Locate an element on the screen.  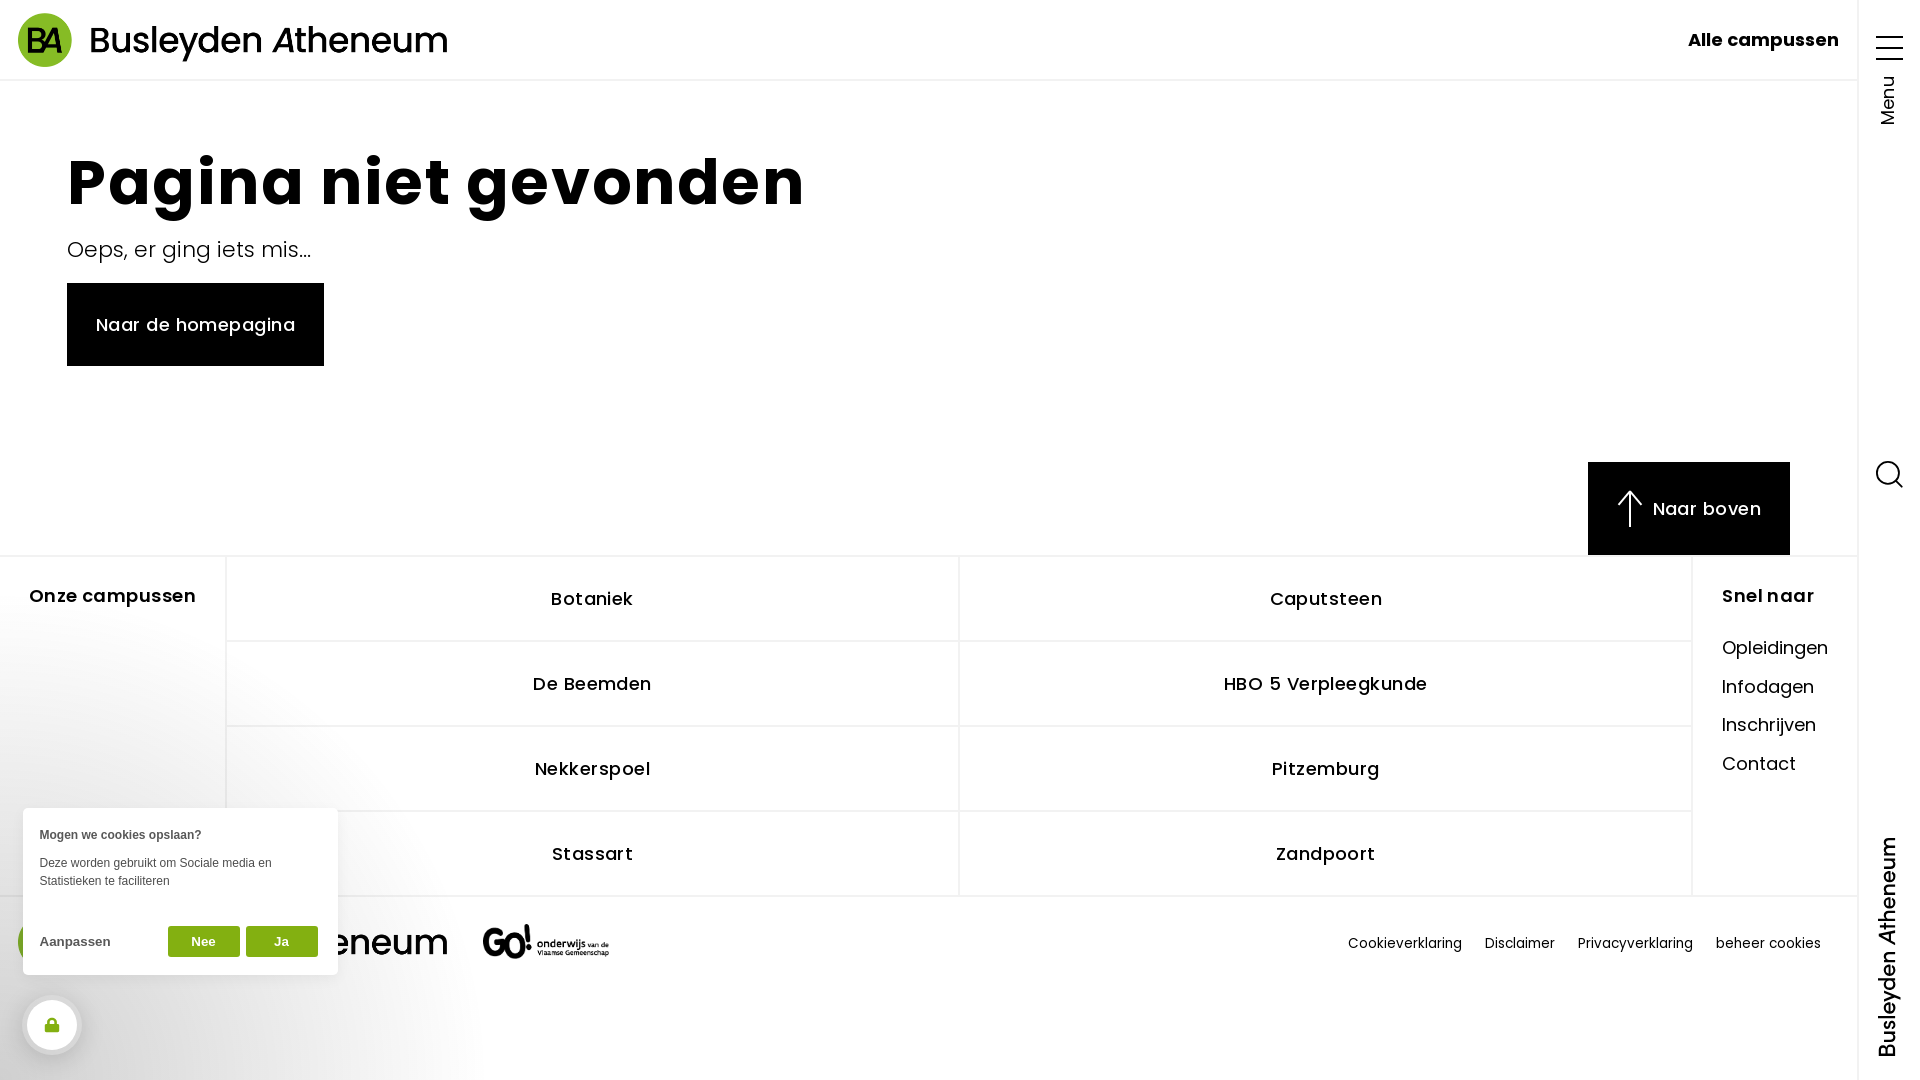
'Cookieverklaring' is located at coordinates (1404, 944).